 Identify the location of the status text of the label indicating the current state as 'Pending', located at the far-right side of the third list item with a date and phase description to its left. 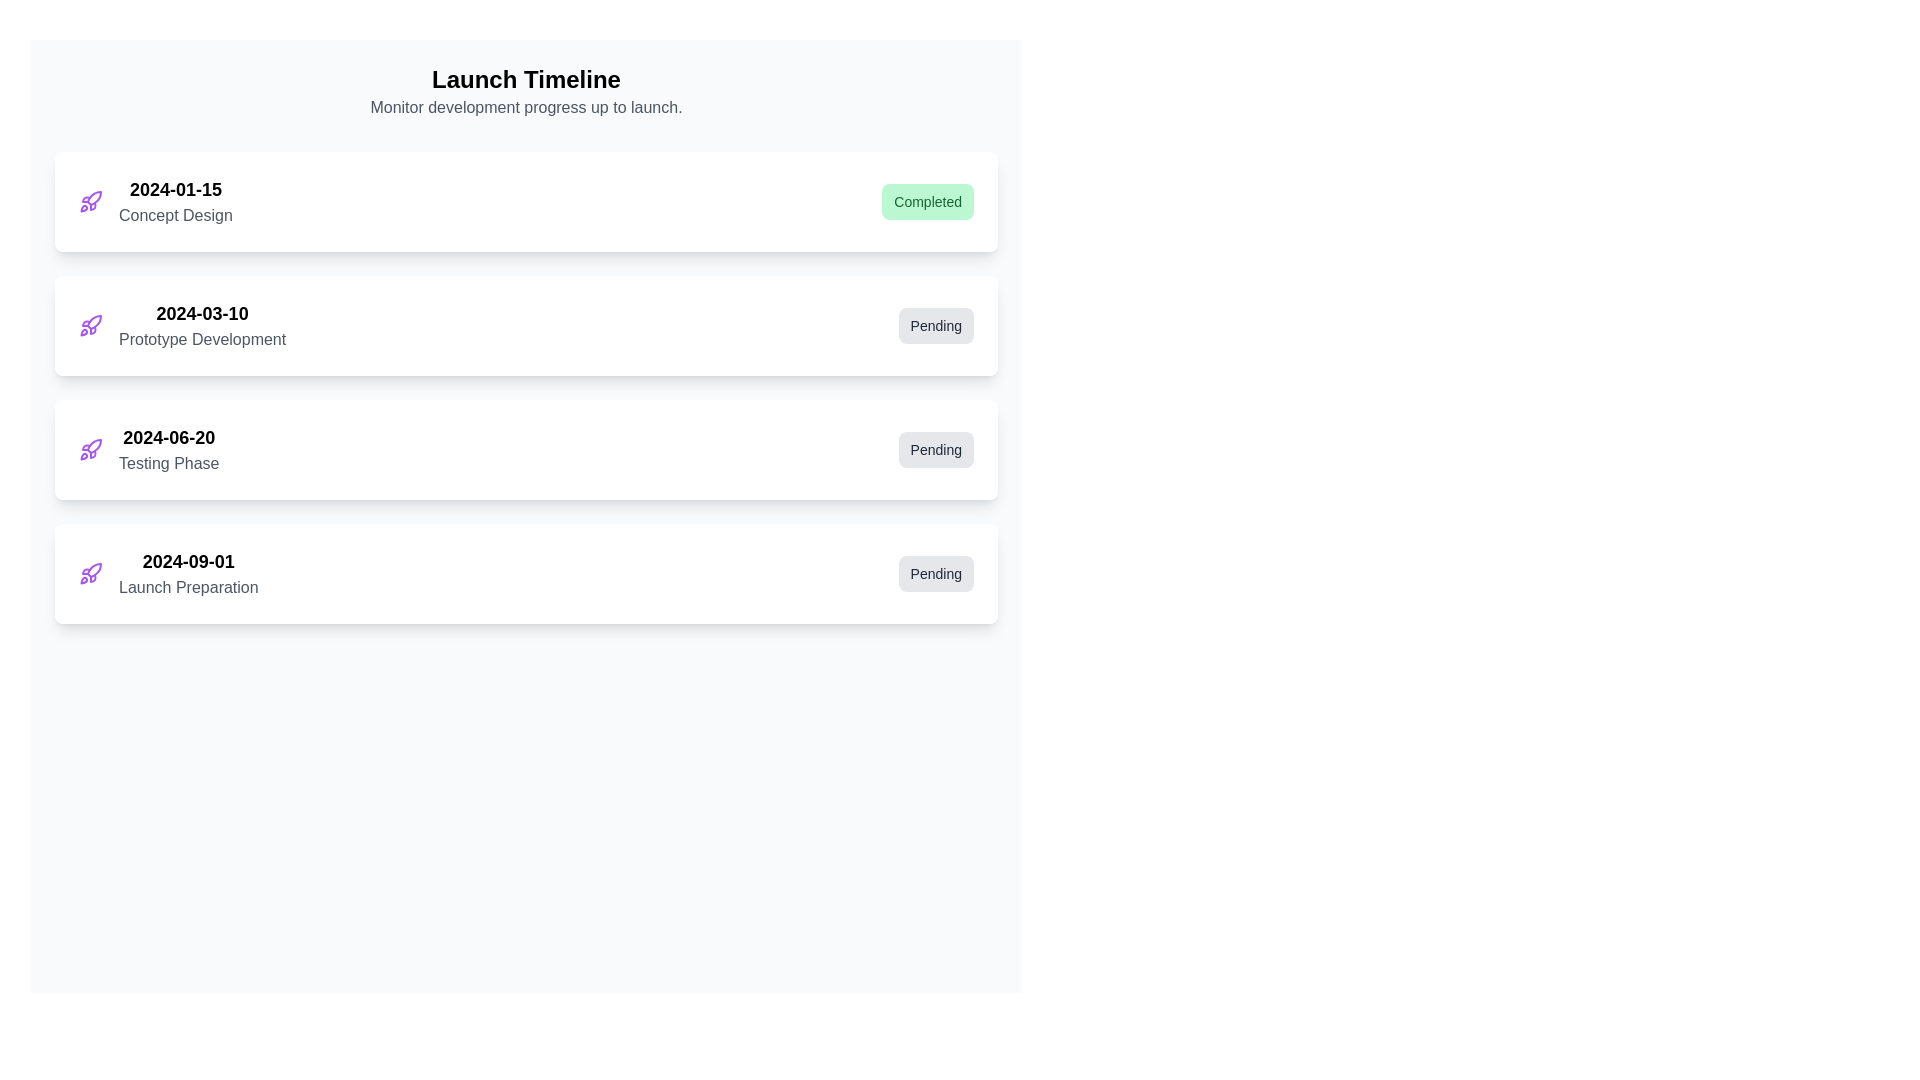
(935, 450).